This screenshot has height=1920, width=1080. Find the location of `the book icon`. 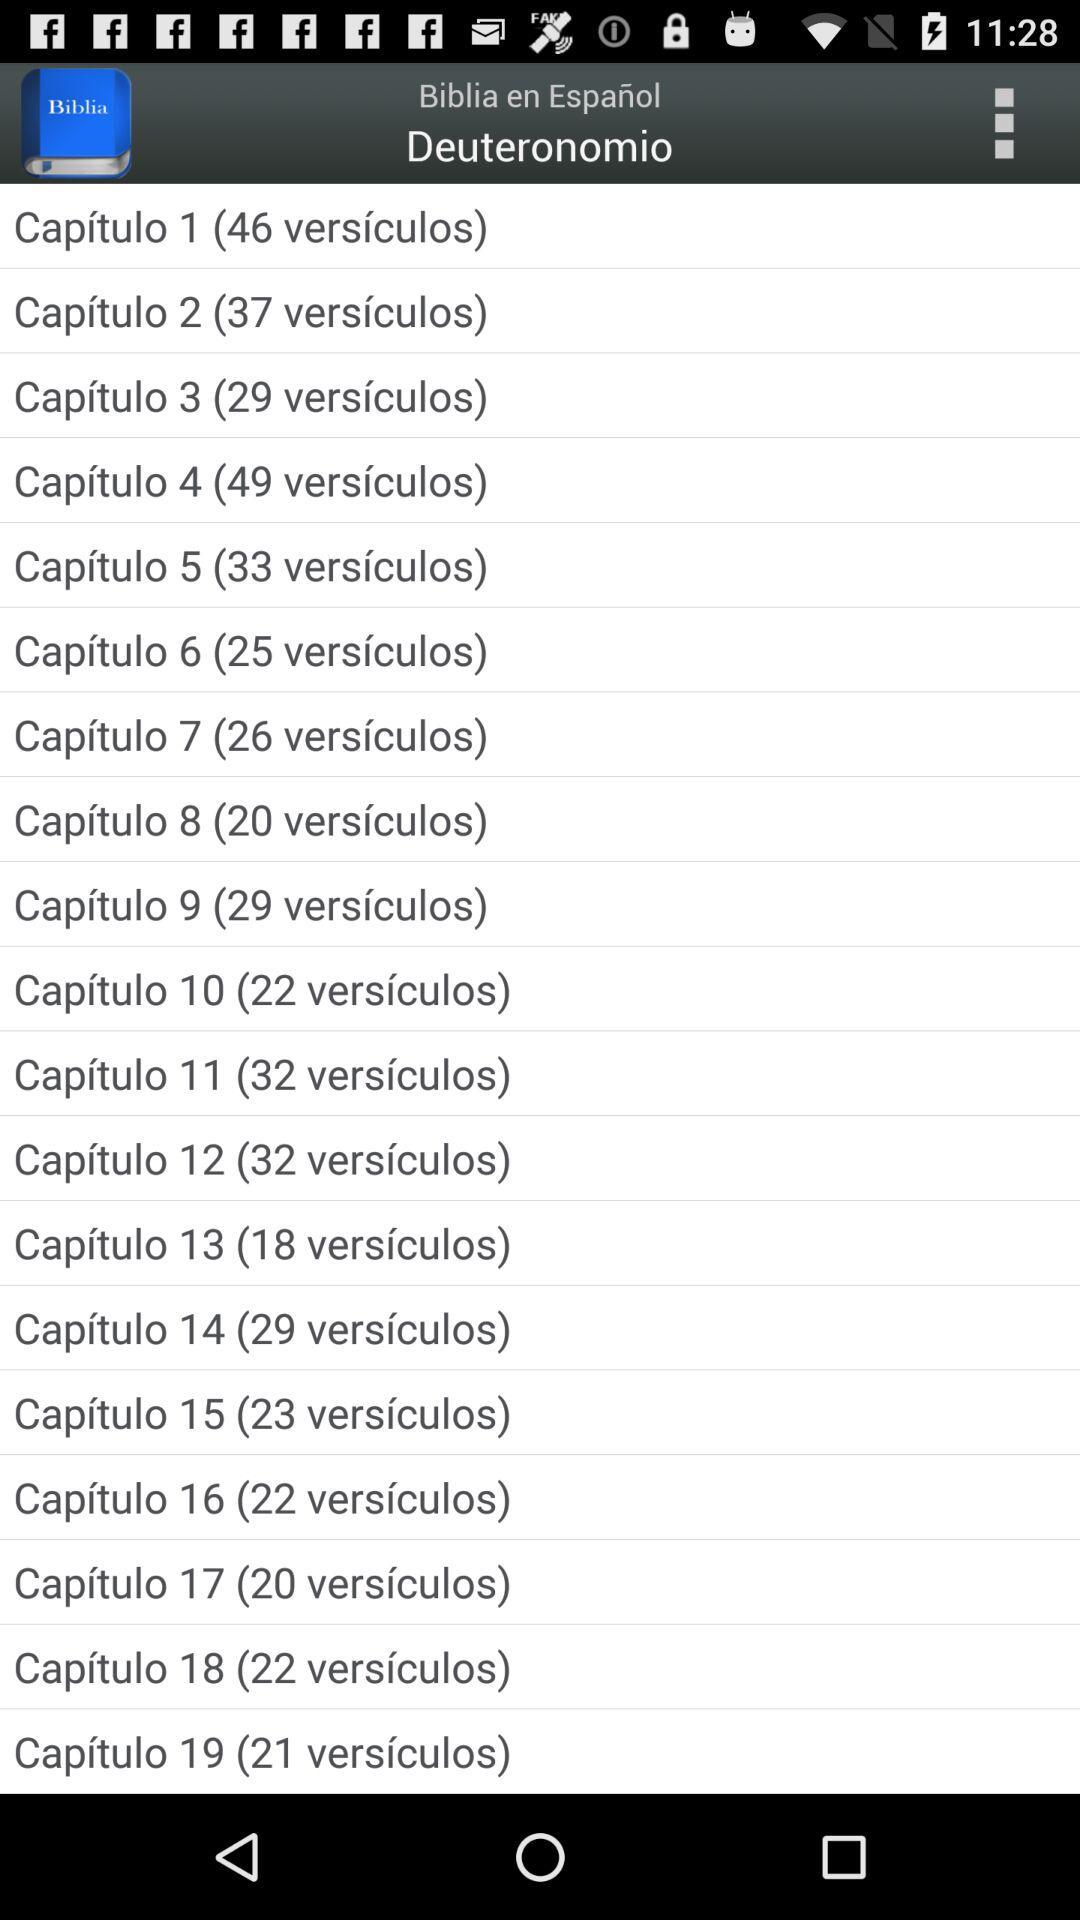

the book icon is located at coordinates (75, 131).